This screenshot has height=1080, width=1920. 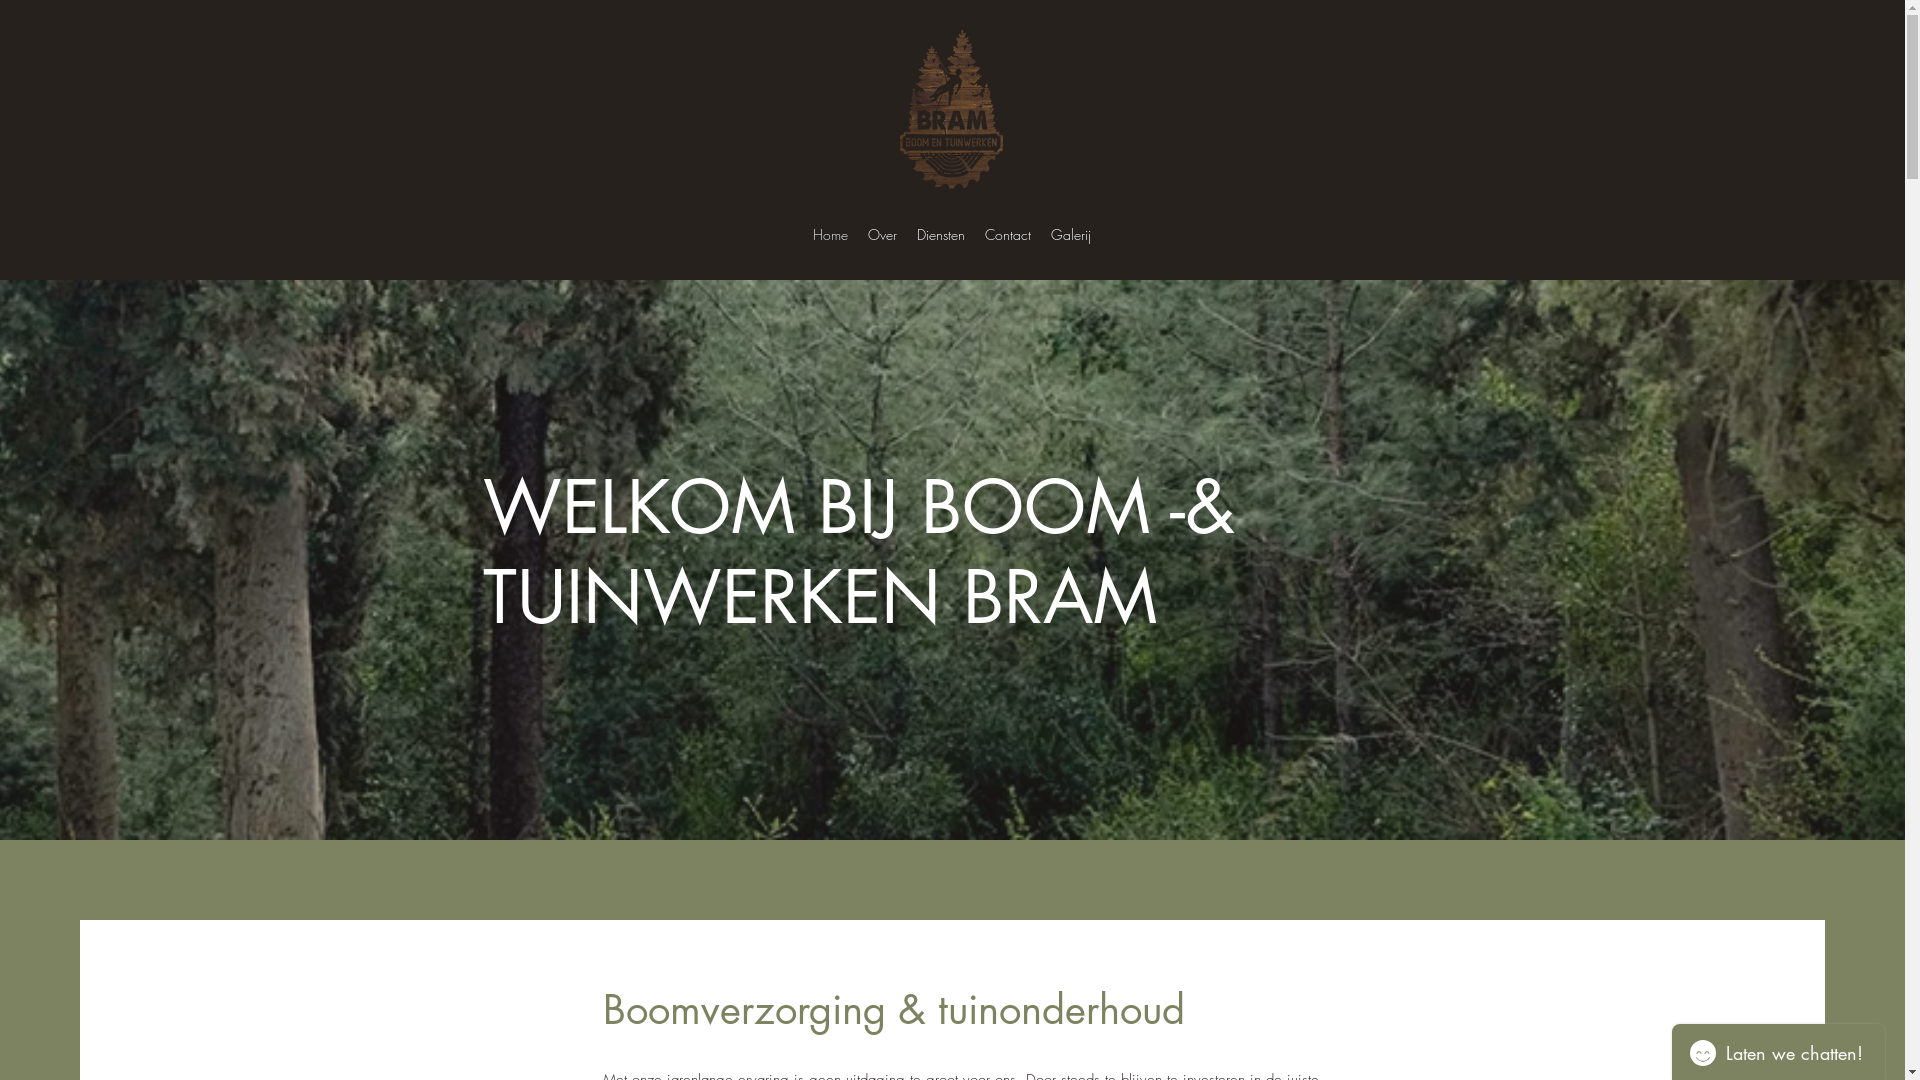 What do you see at coordinates (939, 234) in the screenshot?
I see `'Diensten'` at bounding box center [939, 234].